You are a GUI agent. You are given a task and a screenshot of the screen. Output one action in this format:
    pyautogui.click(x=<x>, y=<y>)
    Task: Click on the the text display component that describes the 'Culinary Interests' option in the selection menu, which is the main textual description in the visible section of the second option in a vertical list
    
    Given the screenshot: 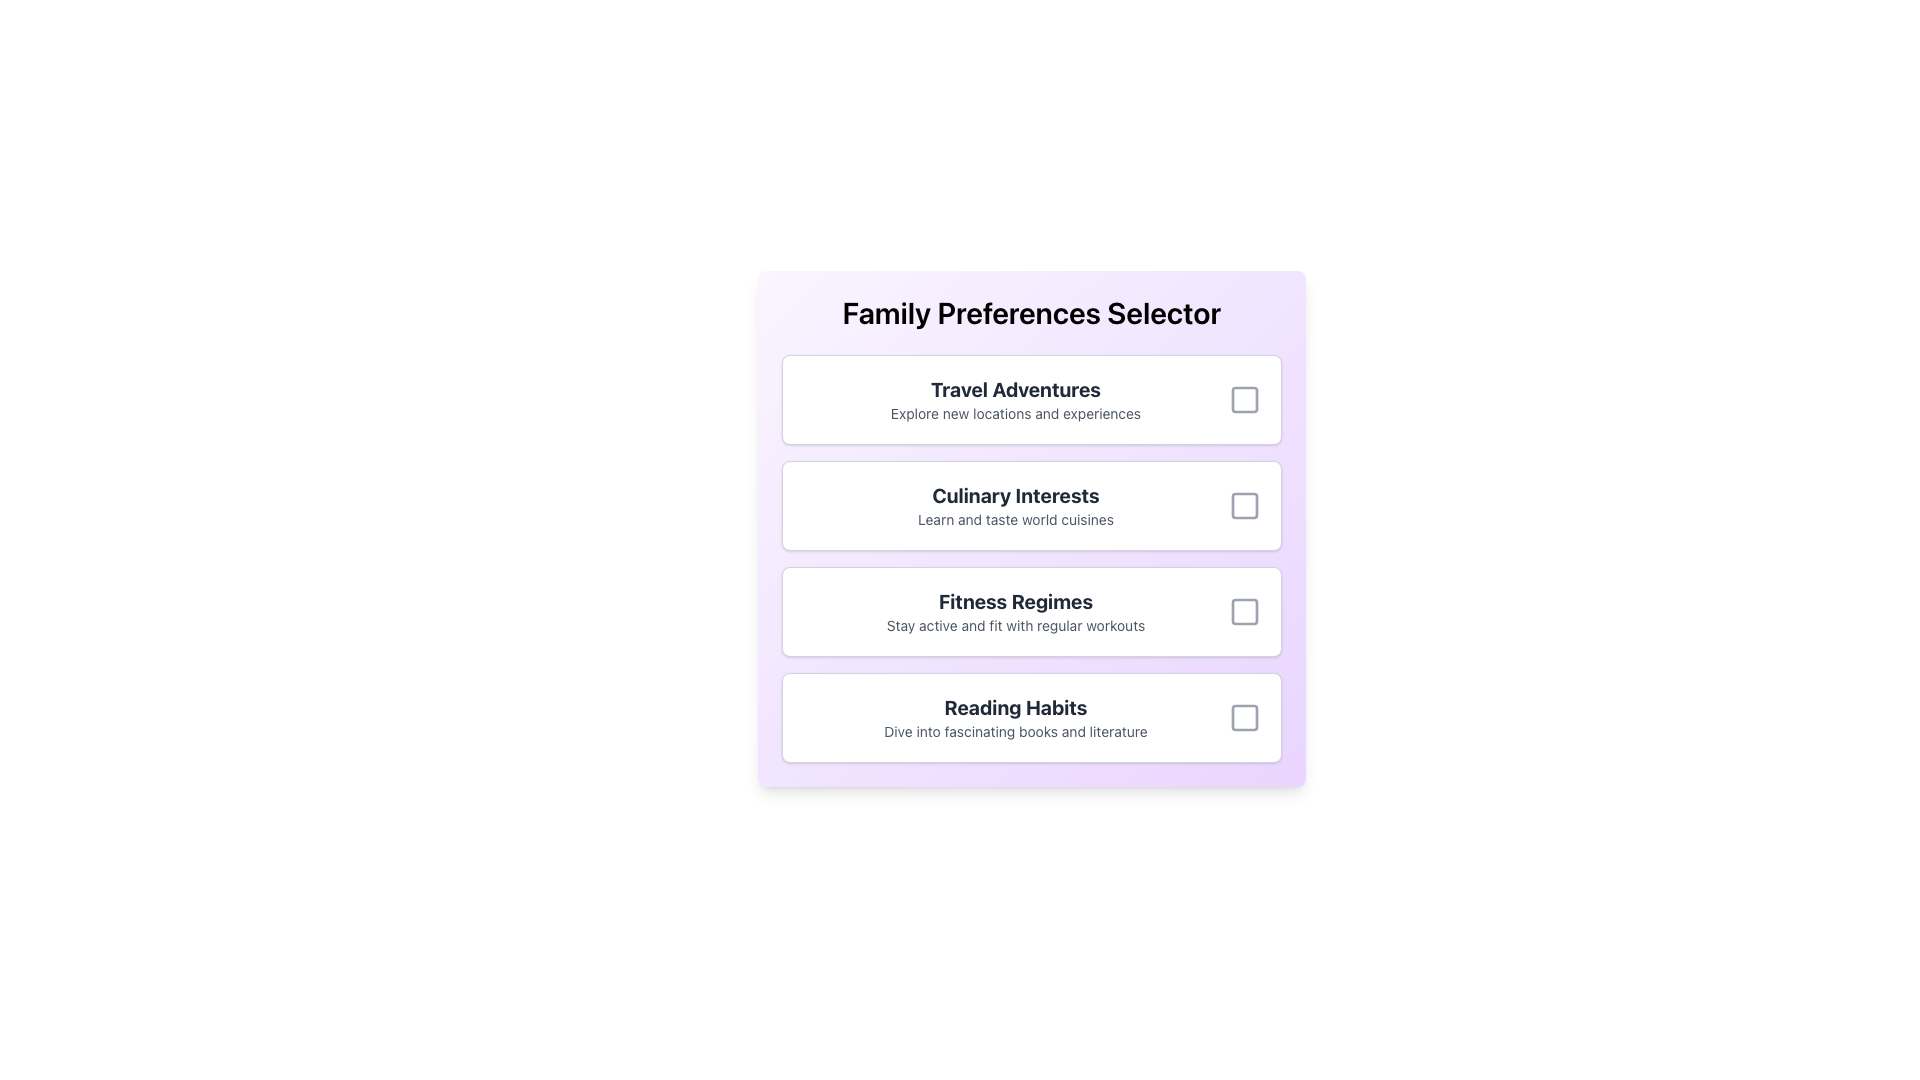 What is the action you would take?
    pyautogui.click(x=1016, y=504)
    